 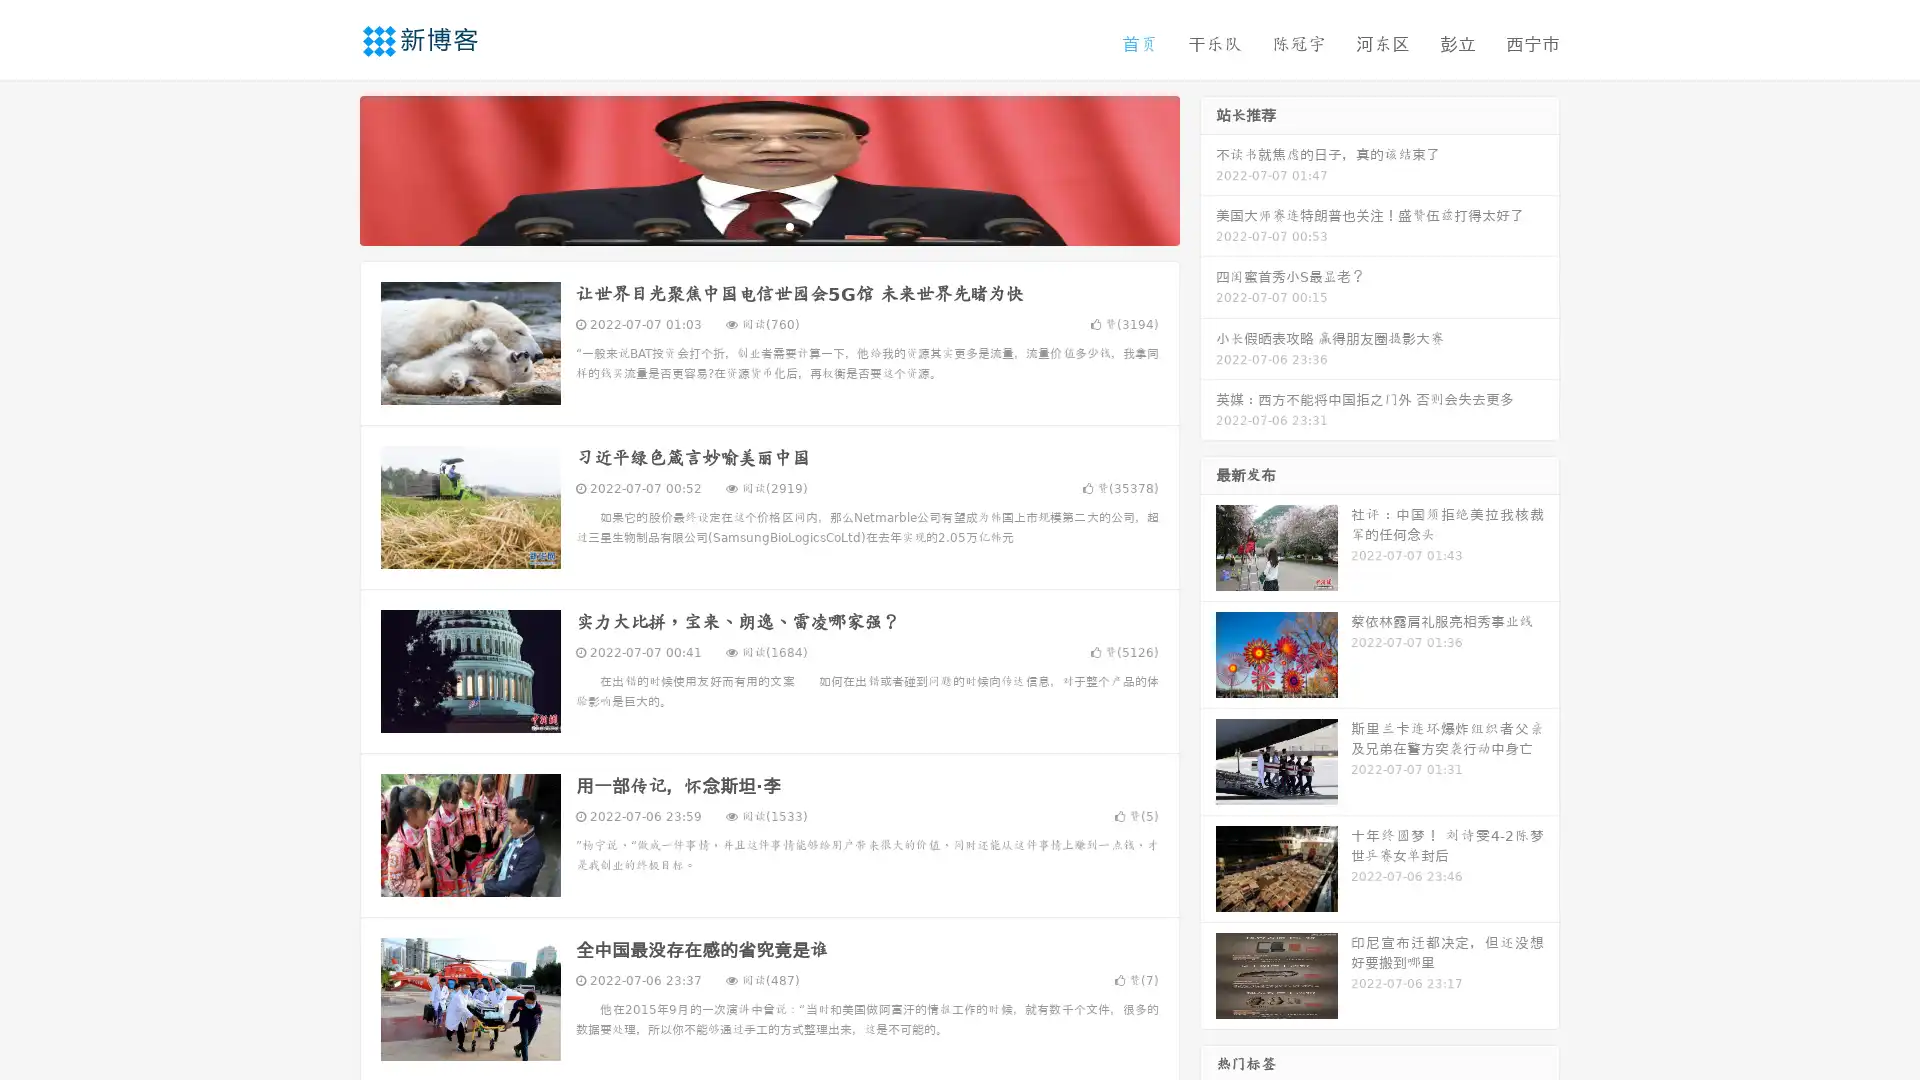 I want to click on Previous slide, so click(x=330, y=168).